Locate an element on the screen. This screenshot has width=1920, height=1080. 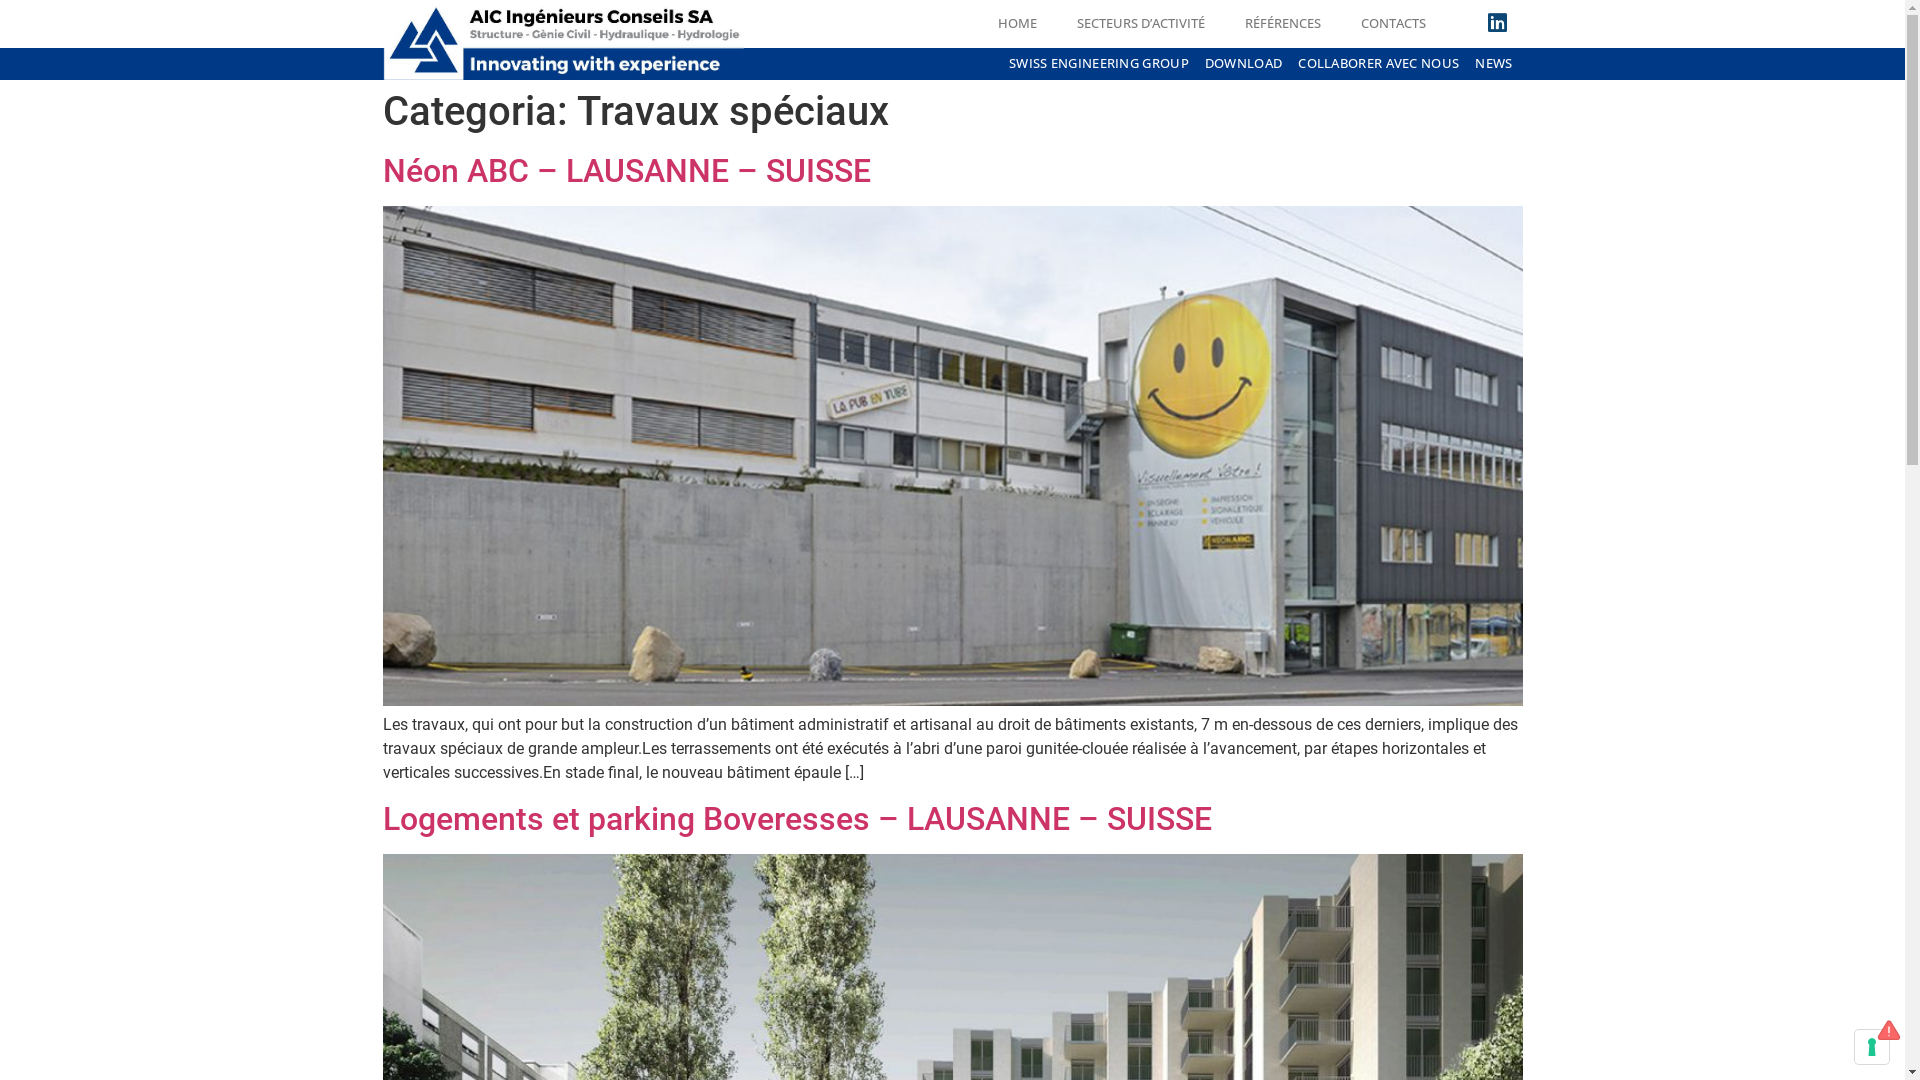
'NEWS' is located at coordinates (1493, 63).